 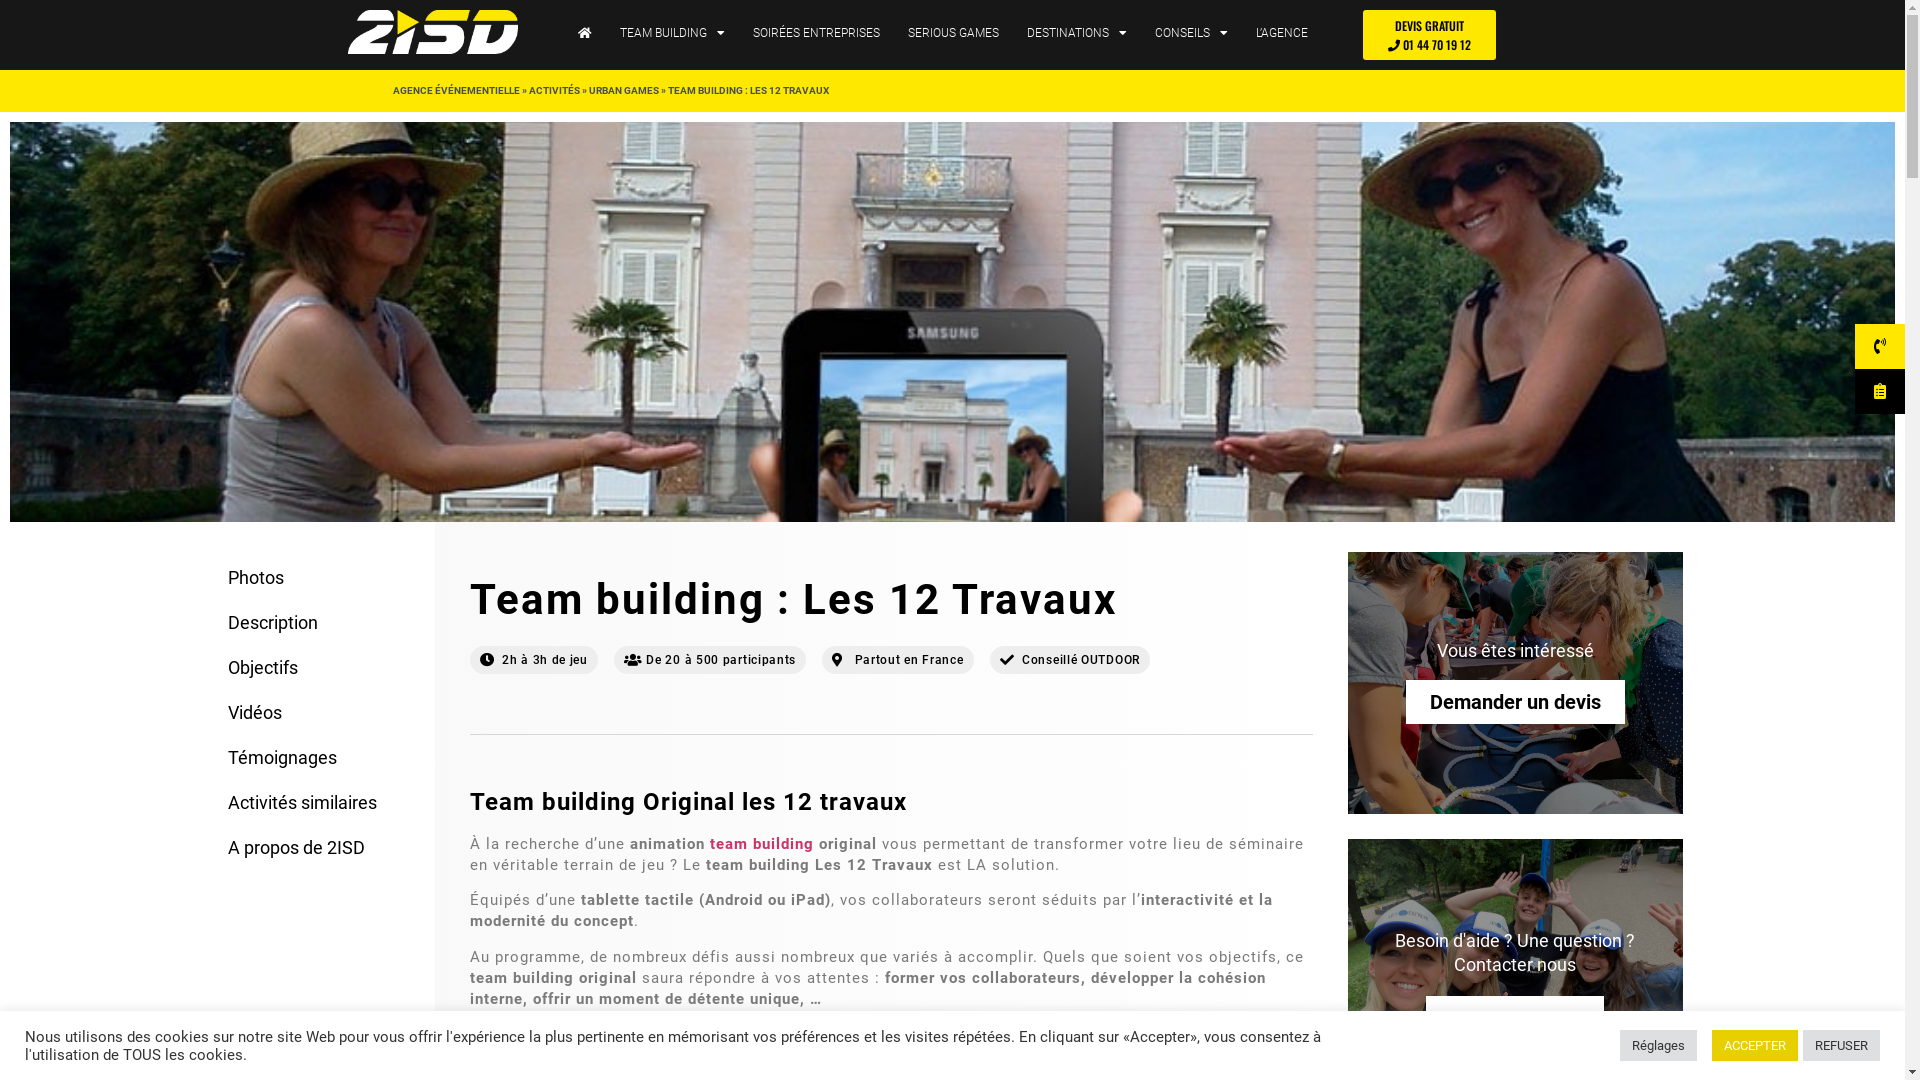 I want to click on 'team building', so click(x=710, y=844).